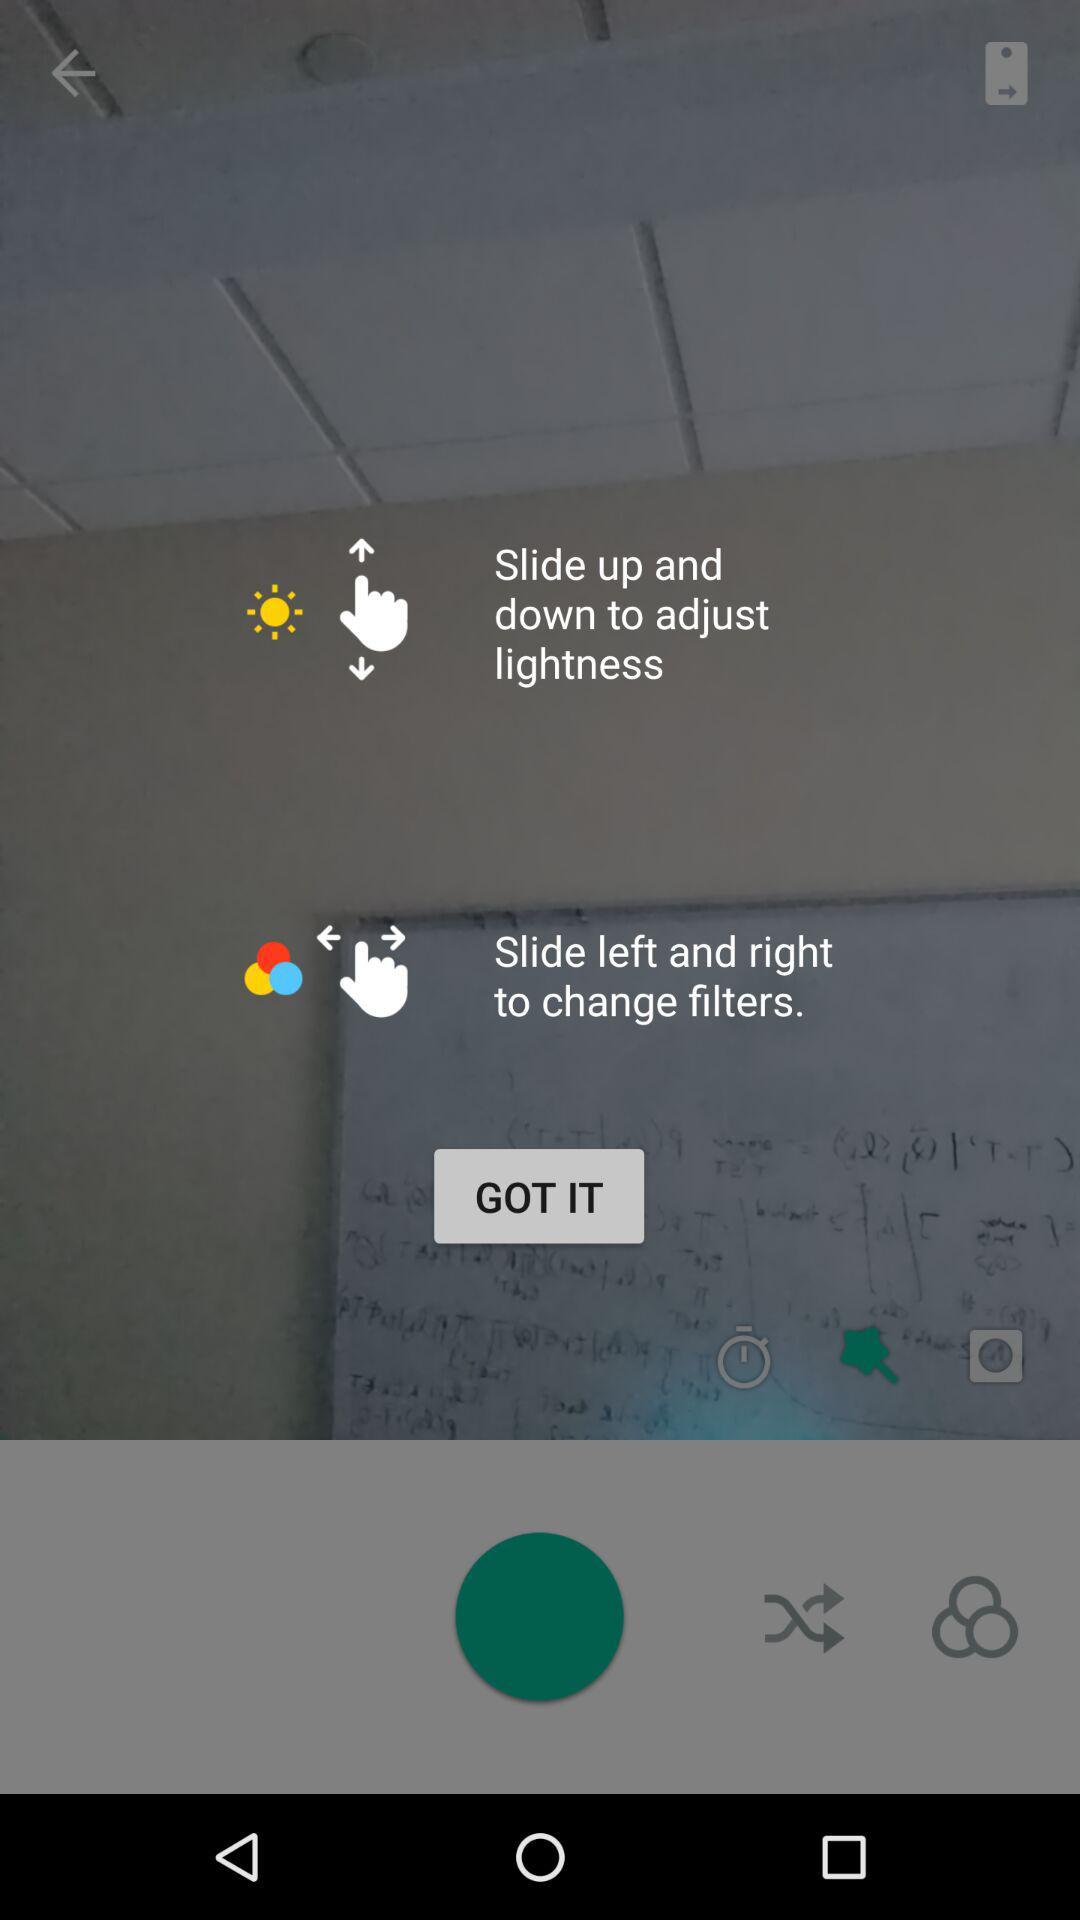 The width and height of the screenshot is (1080, 1920). What do you see at coordinates (744, 1356) in the screenshot?
I see `timer option` at bounding box center [744, 1356].